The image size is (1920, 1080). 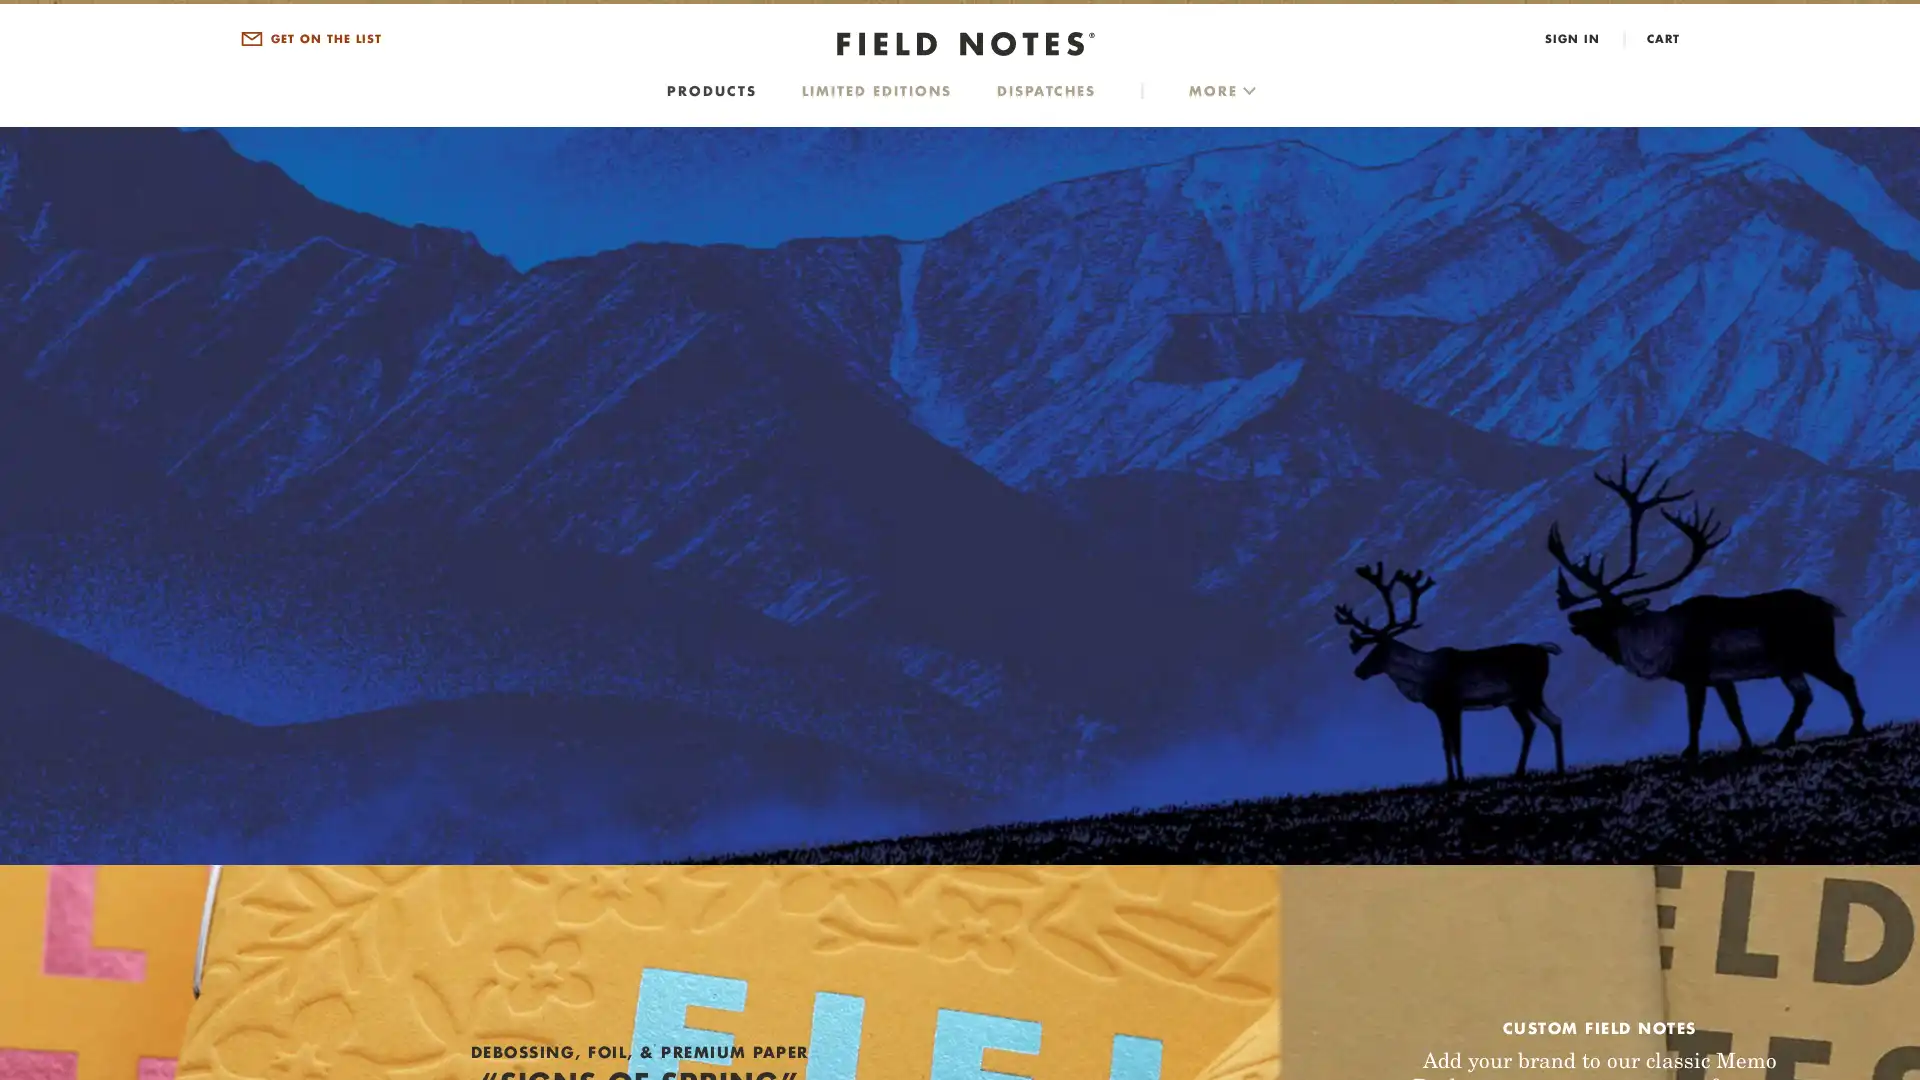 I want to click on SIGN UP, so click(x=1518, y=824).